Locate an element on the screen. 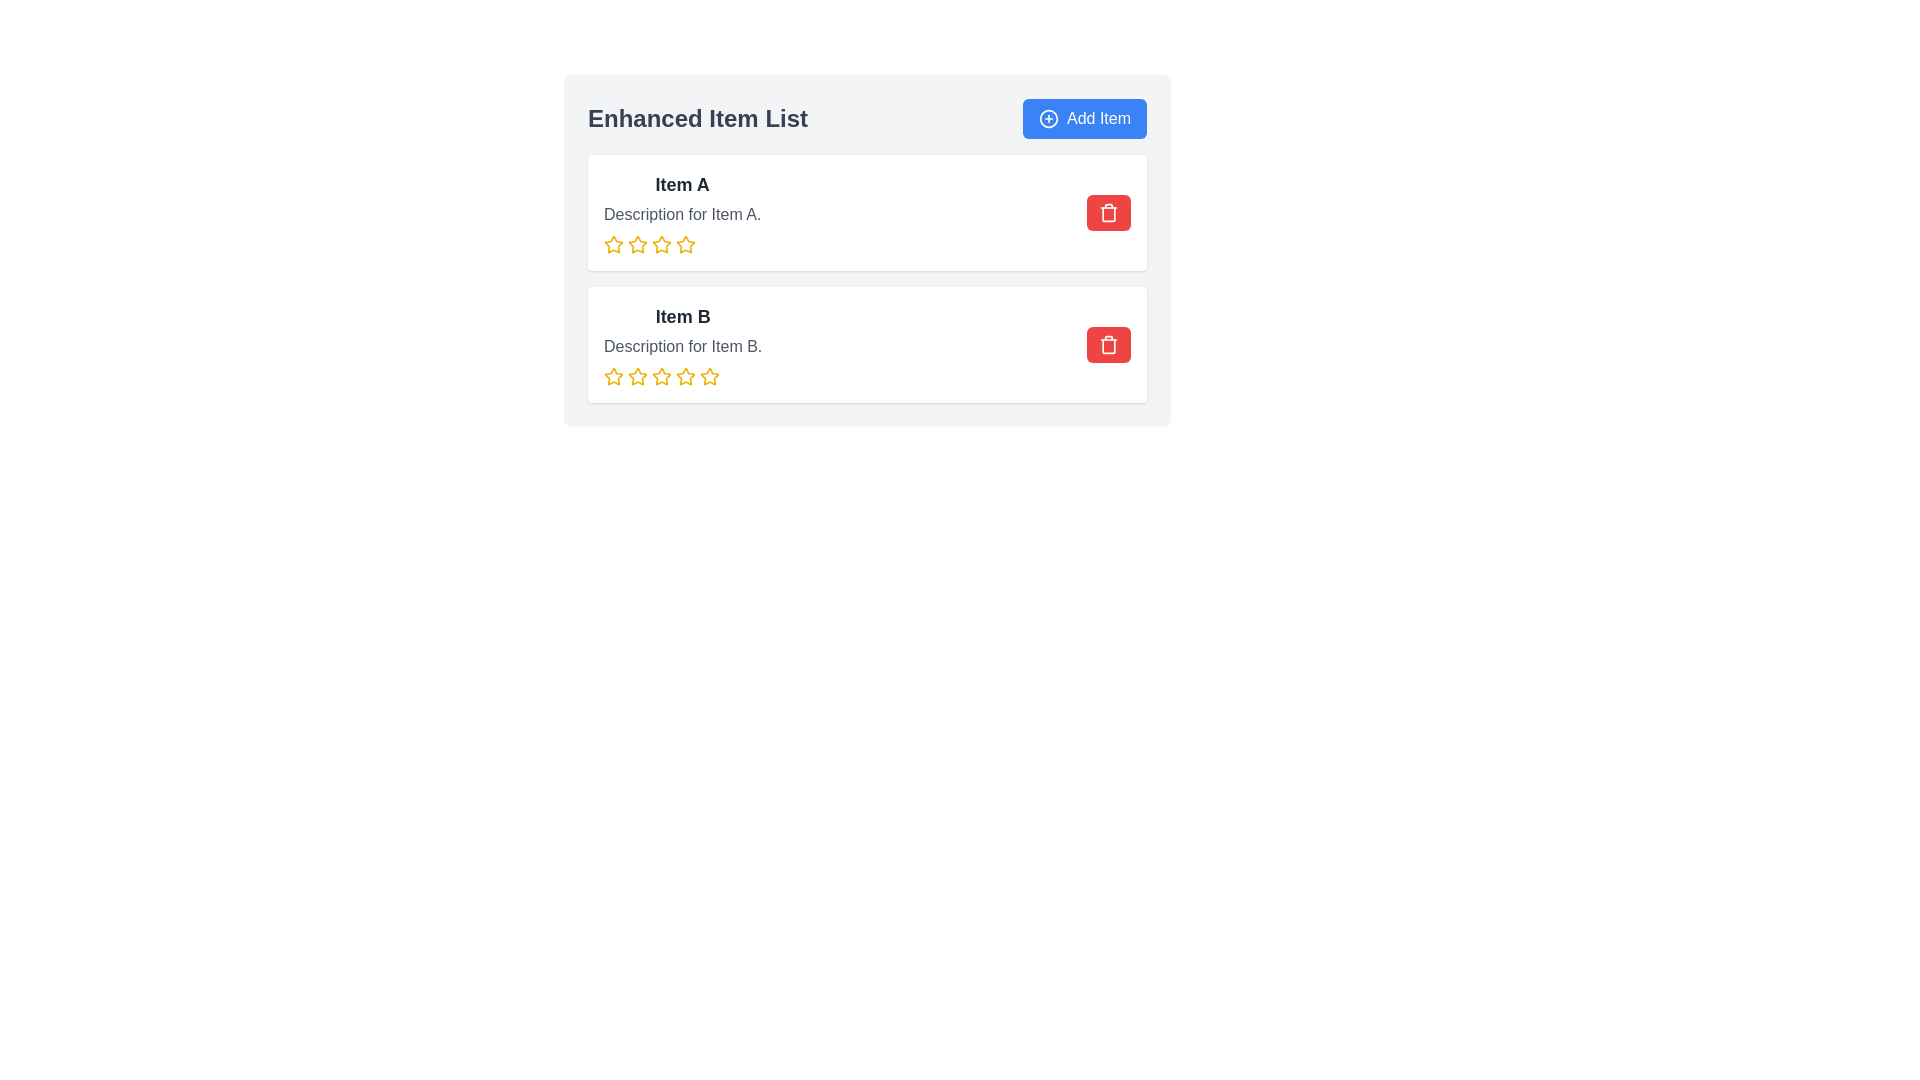 The image size is (1920, 1080). the topmost delete button with a red background and trash can icon is located at coordinates (1107, 212).